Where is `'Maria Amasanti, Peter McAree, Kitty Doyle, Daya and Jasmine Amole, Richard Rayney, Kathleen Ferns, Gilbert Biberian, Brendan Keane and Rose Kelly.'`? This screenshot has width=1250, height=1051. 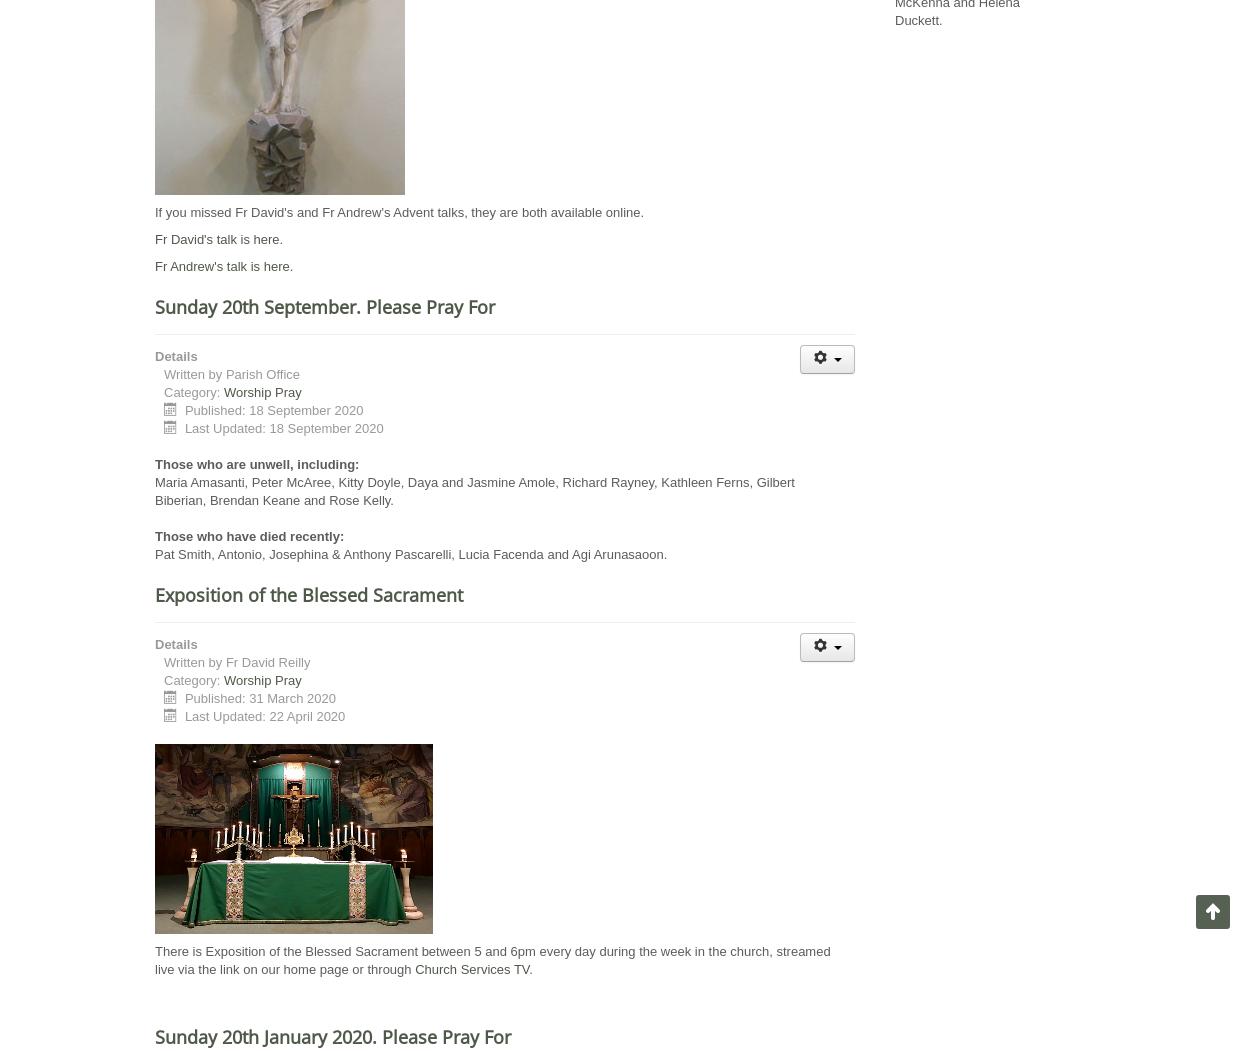
'Maria Amasanti, Peter McAree, Kitty Doyle, Daya and Jasmine Amole, Richard Rayney, Kathleen Ferns, Gilbert Biberian, Brendan Keane and Rose Kelly.' is located at coordinates (473, 491).